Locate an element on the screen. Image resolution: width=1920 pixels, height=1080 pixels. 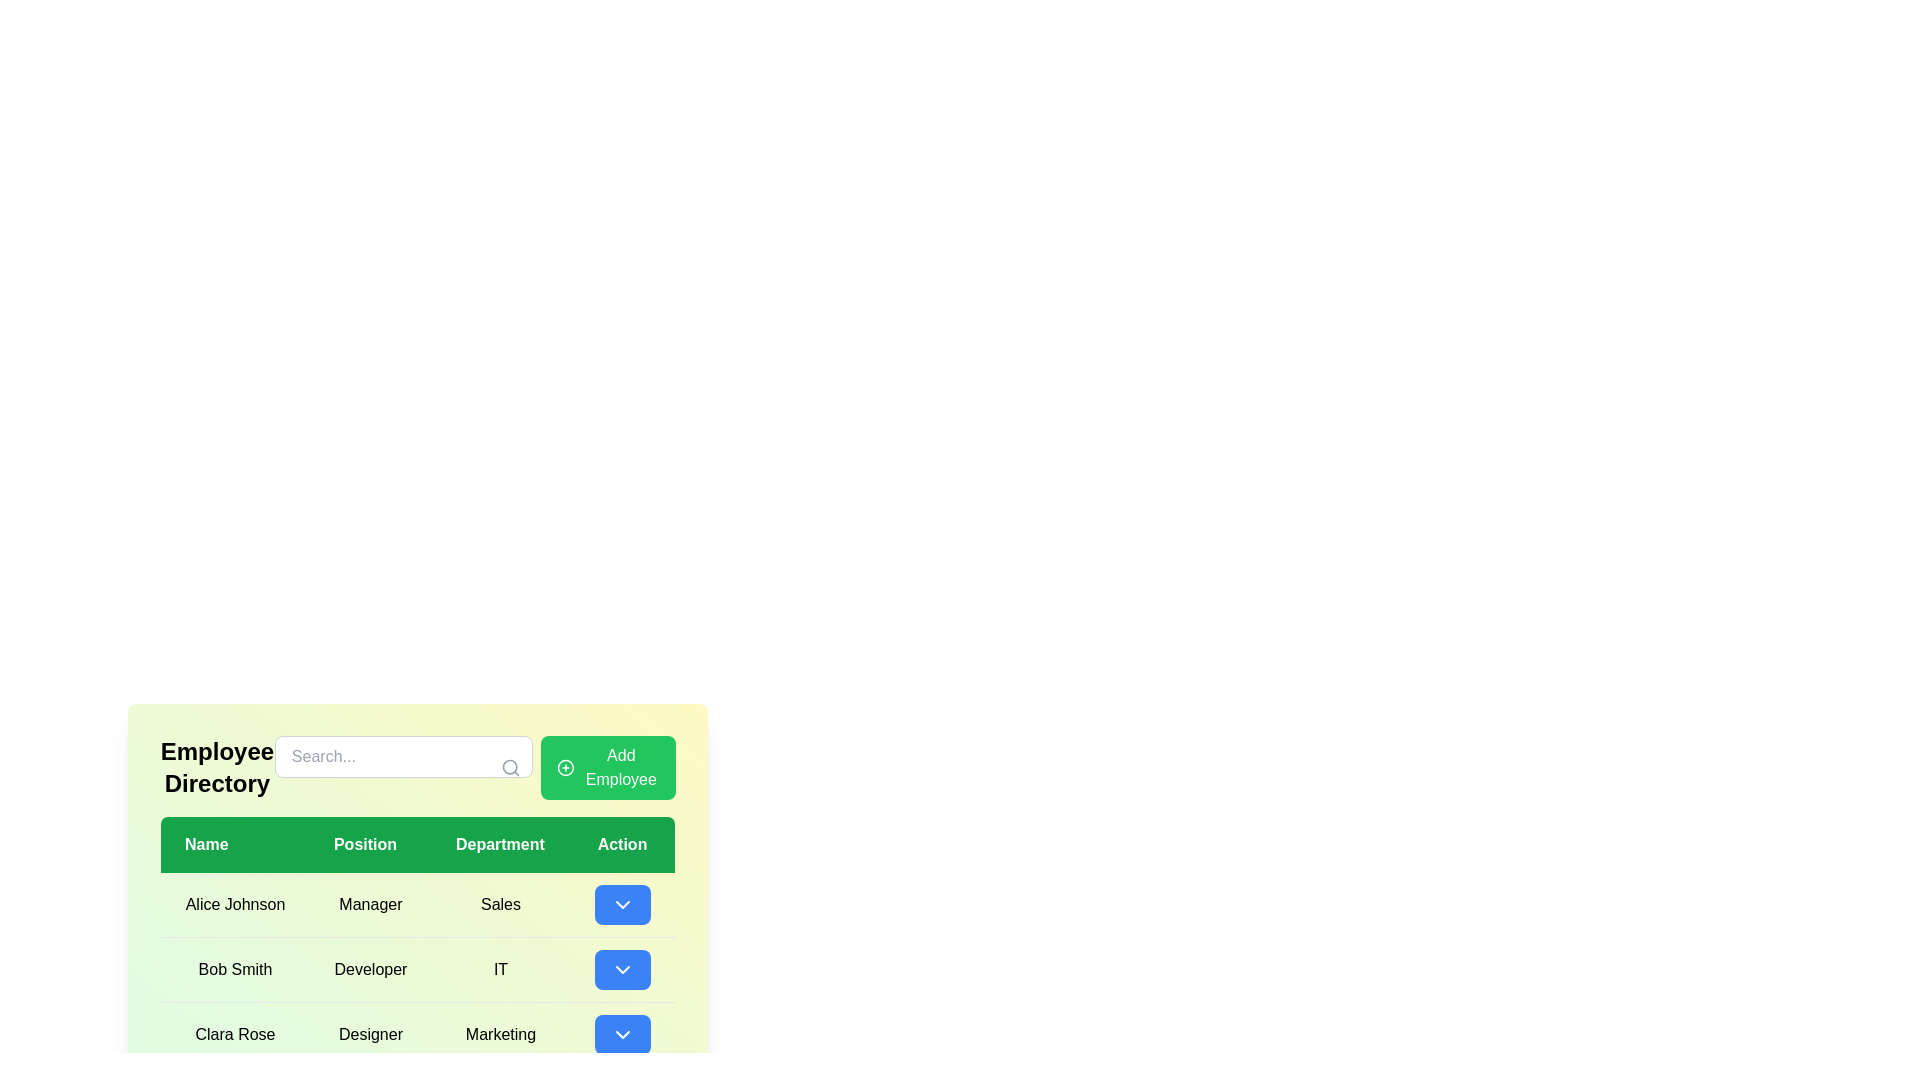
text label displaying the department 'IT' associated with employee 'Bob Smith', located in the third column of the second row of the table is located at coordinates (500, 968).